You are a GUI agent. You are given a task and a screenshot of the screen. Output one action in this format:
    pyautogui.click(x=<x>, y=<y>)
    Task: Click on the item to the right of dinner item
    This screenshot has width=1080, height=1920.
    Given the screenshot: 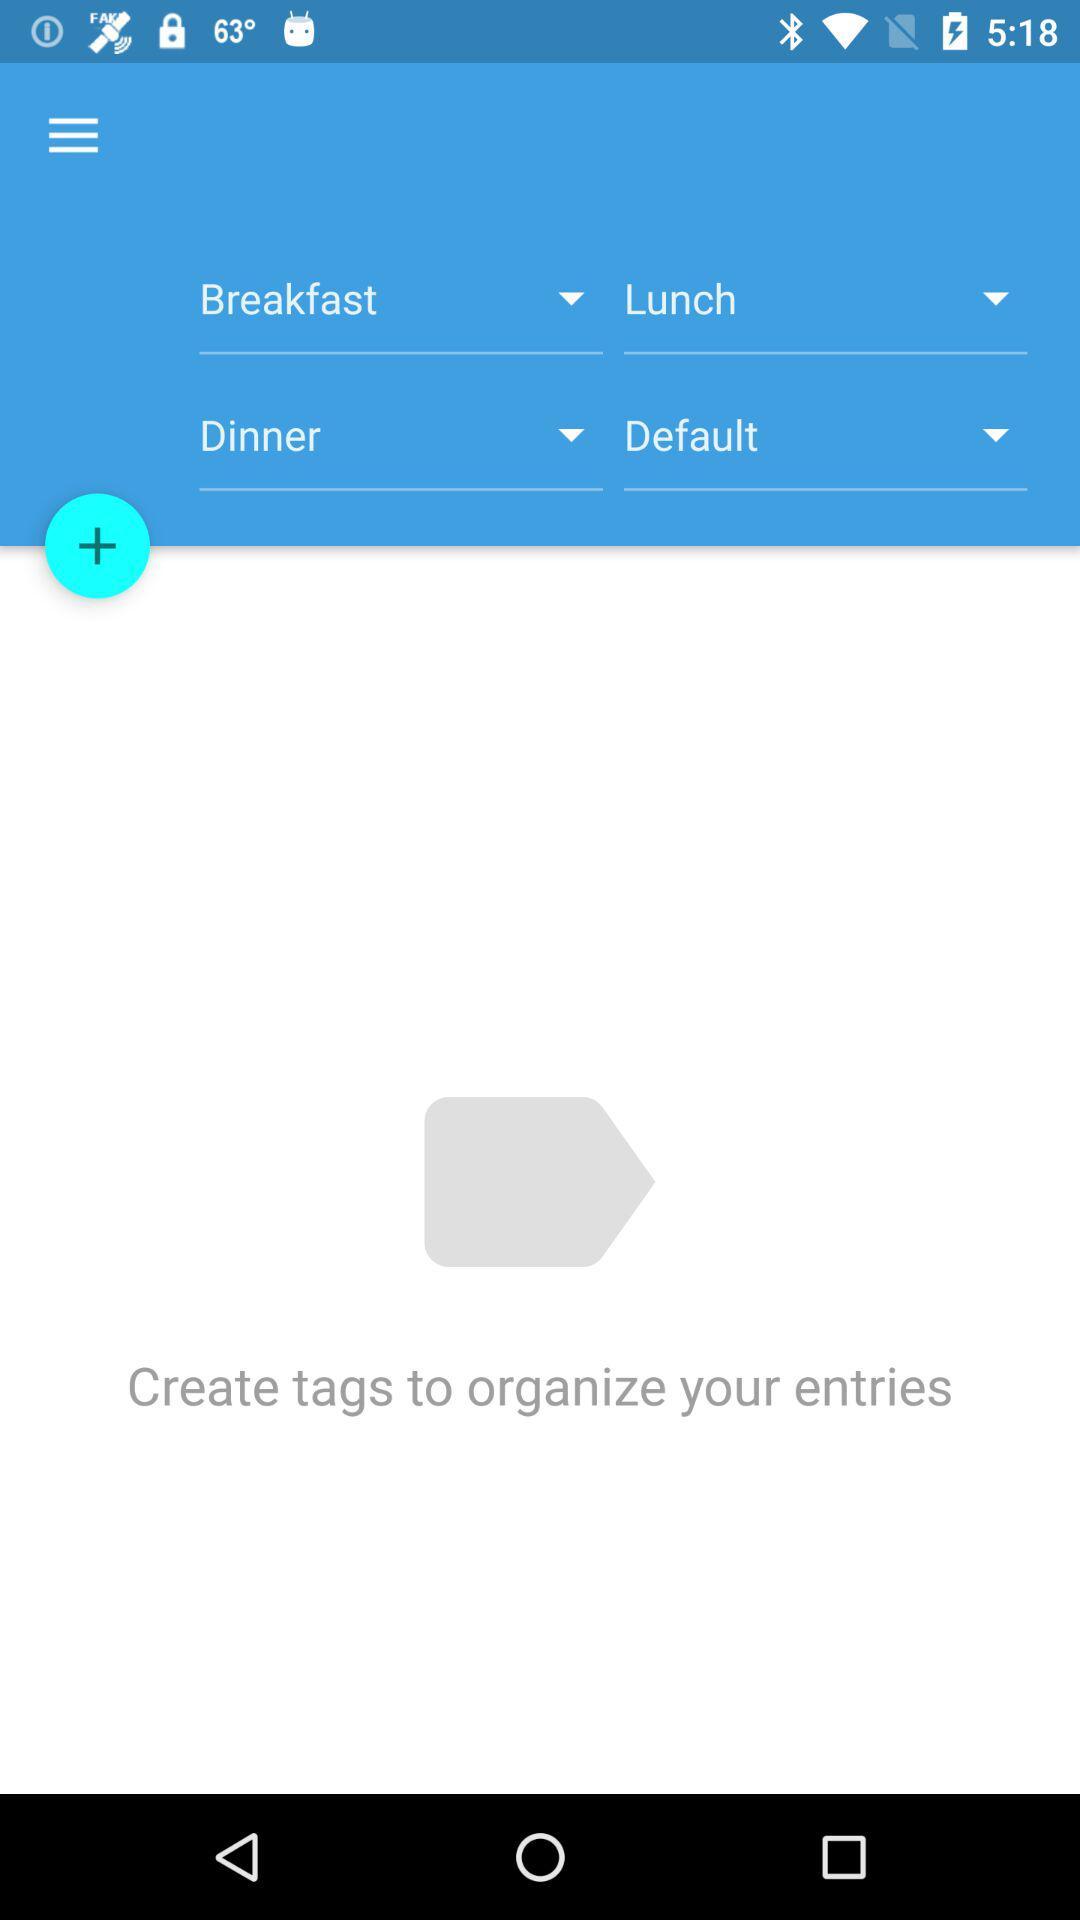 What is the action you would take?
    pyautogui.click(x=825, y=445)
    